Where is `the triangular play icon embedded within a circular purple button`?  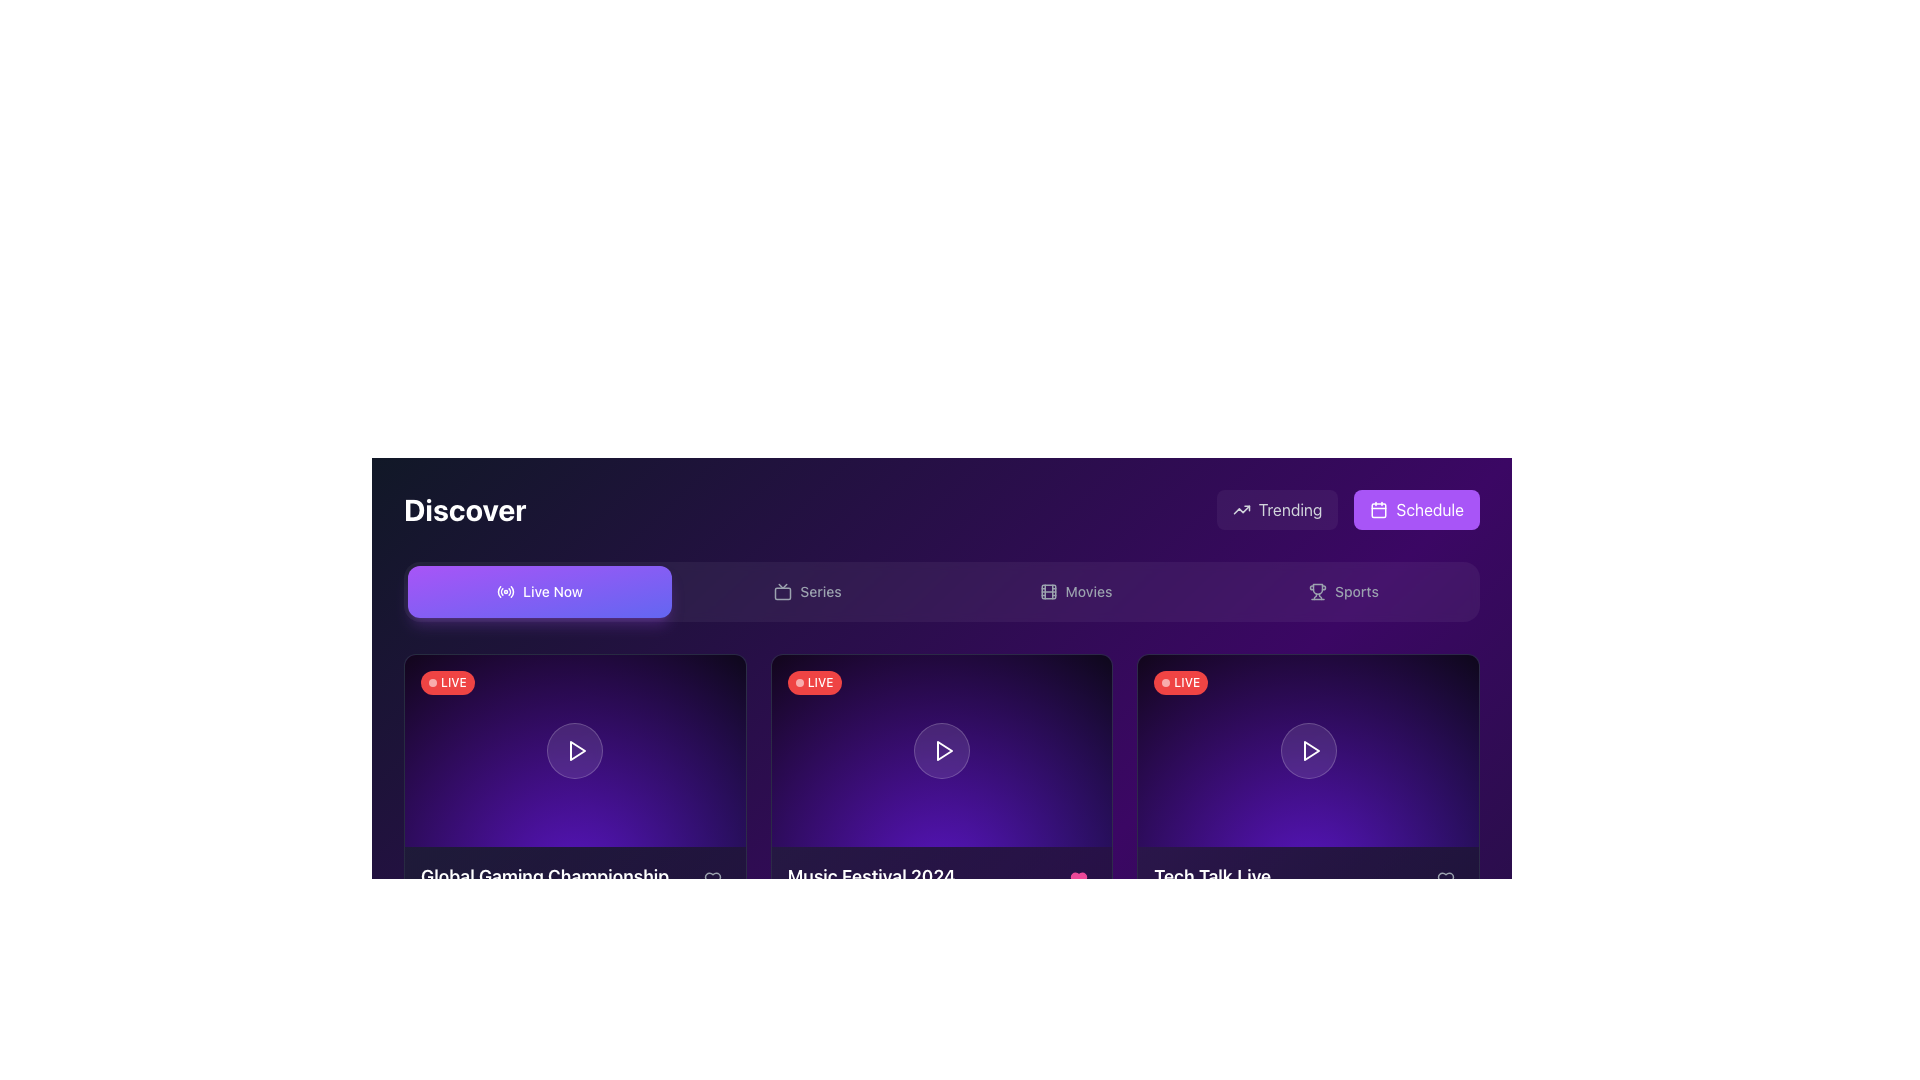 the triangular play icon embedded within a circular purple button is located at coordinates (943, 750).